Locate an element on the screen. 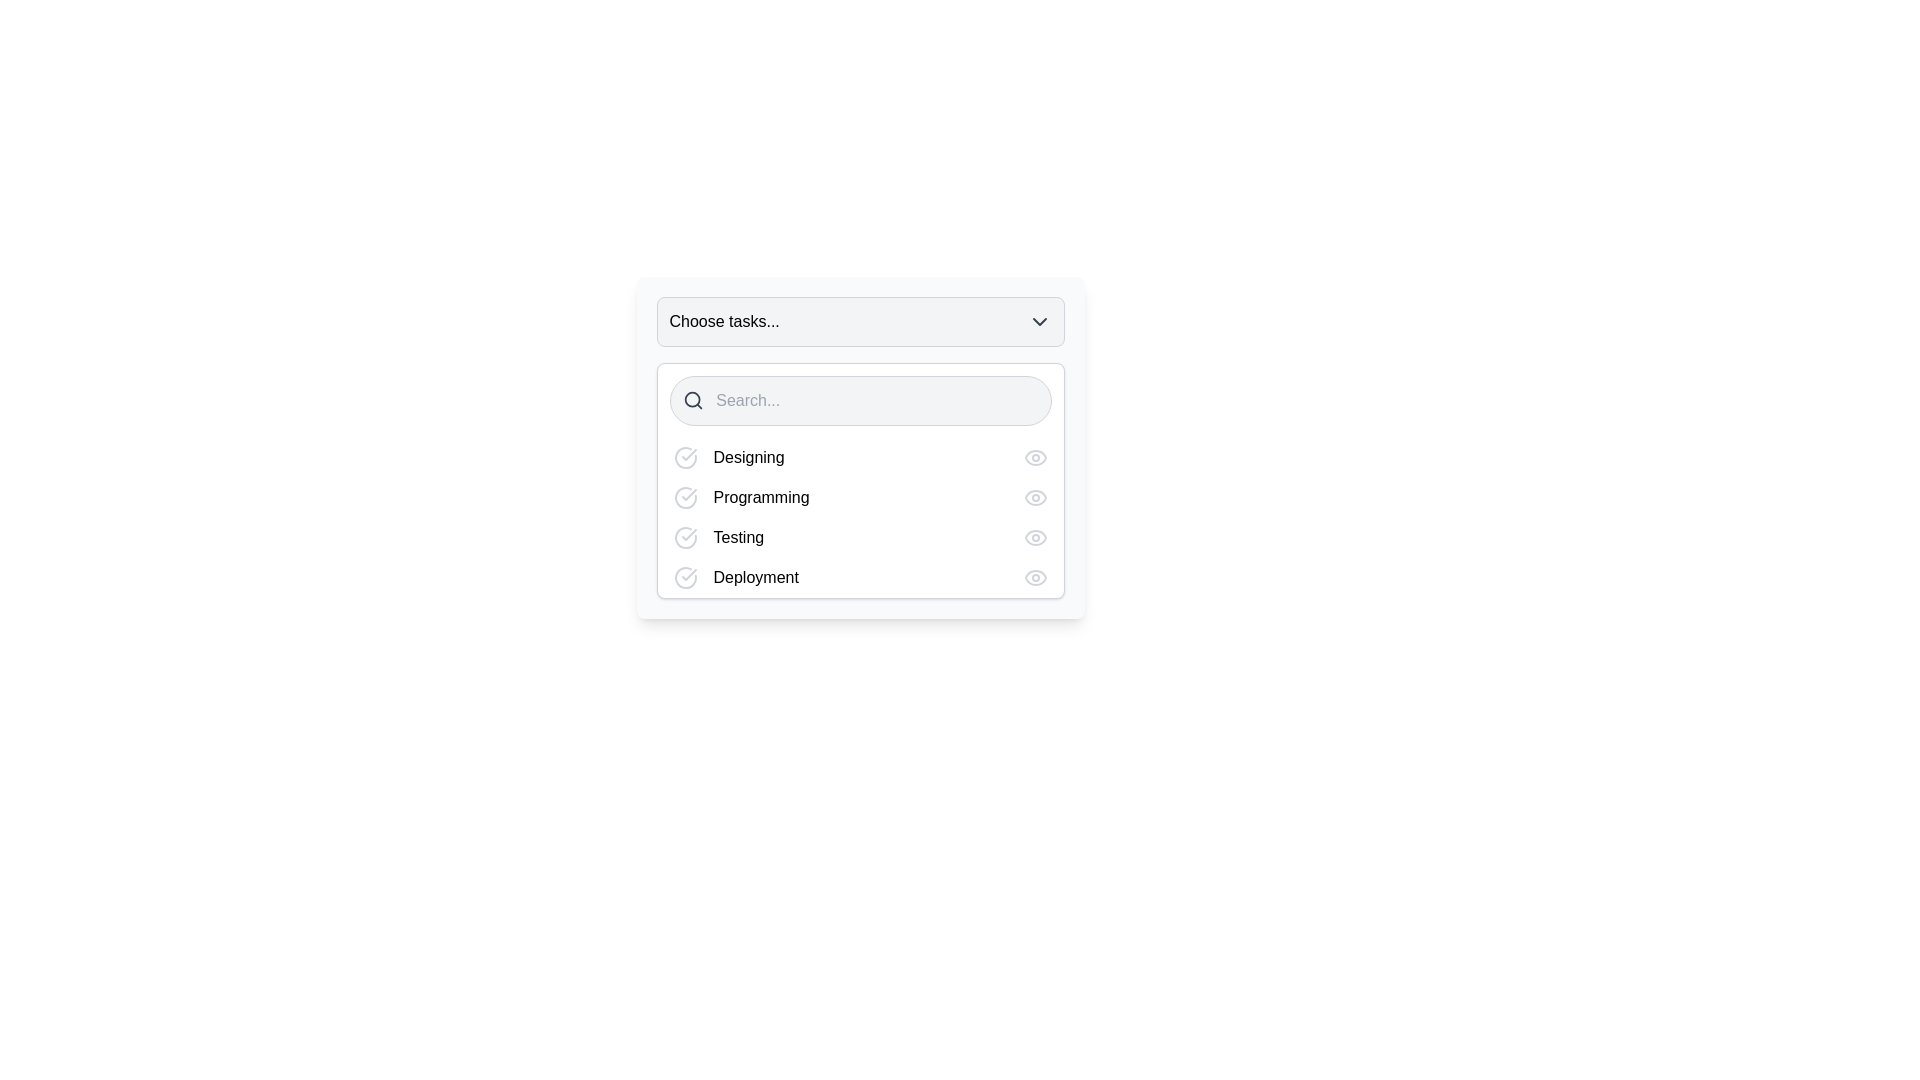 This screenshot has width=1920, height=1080. the circular gray check mark icon located is located at coordinates (685, 578).